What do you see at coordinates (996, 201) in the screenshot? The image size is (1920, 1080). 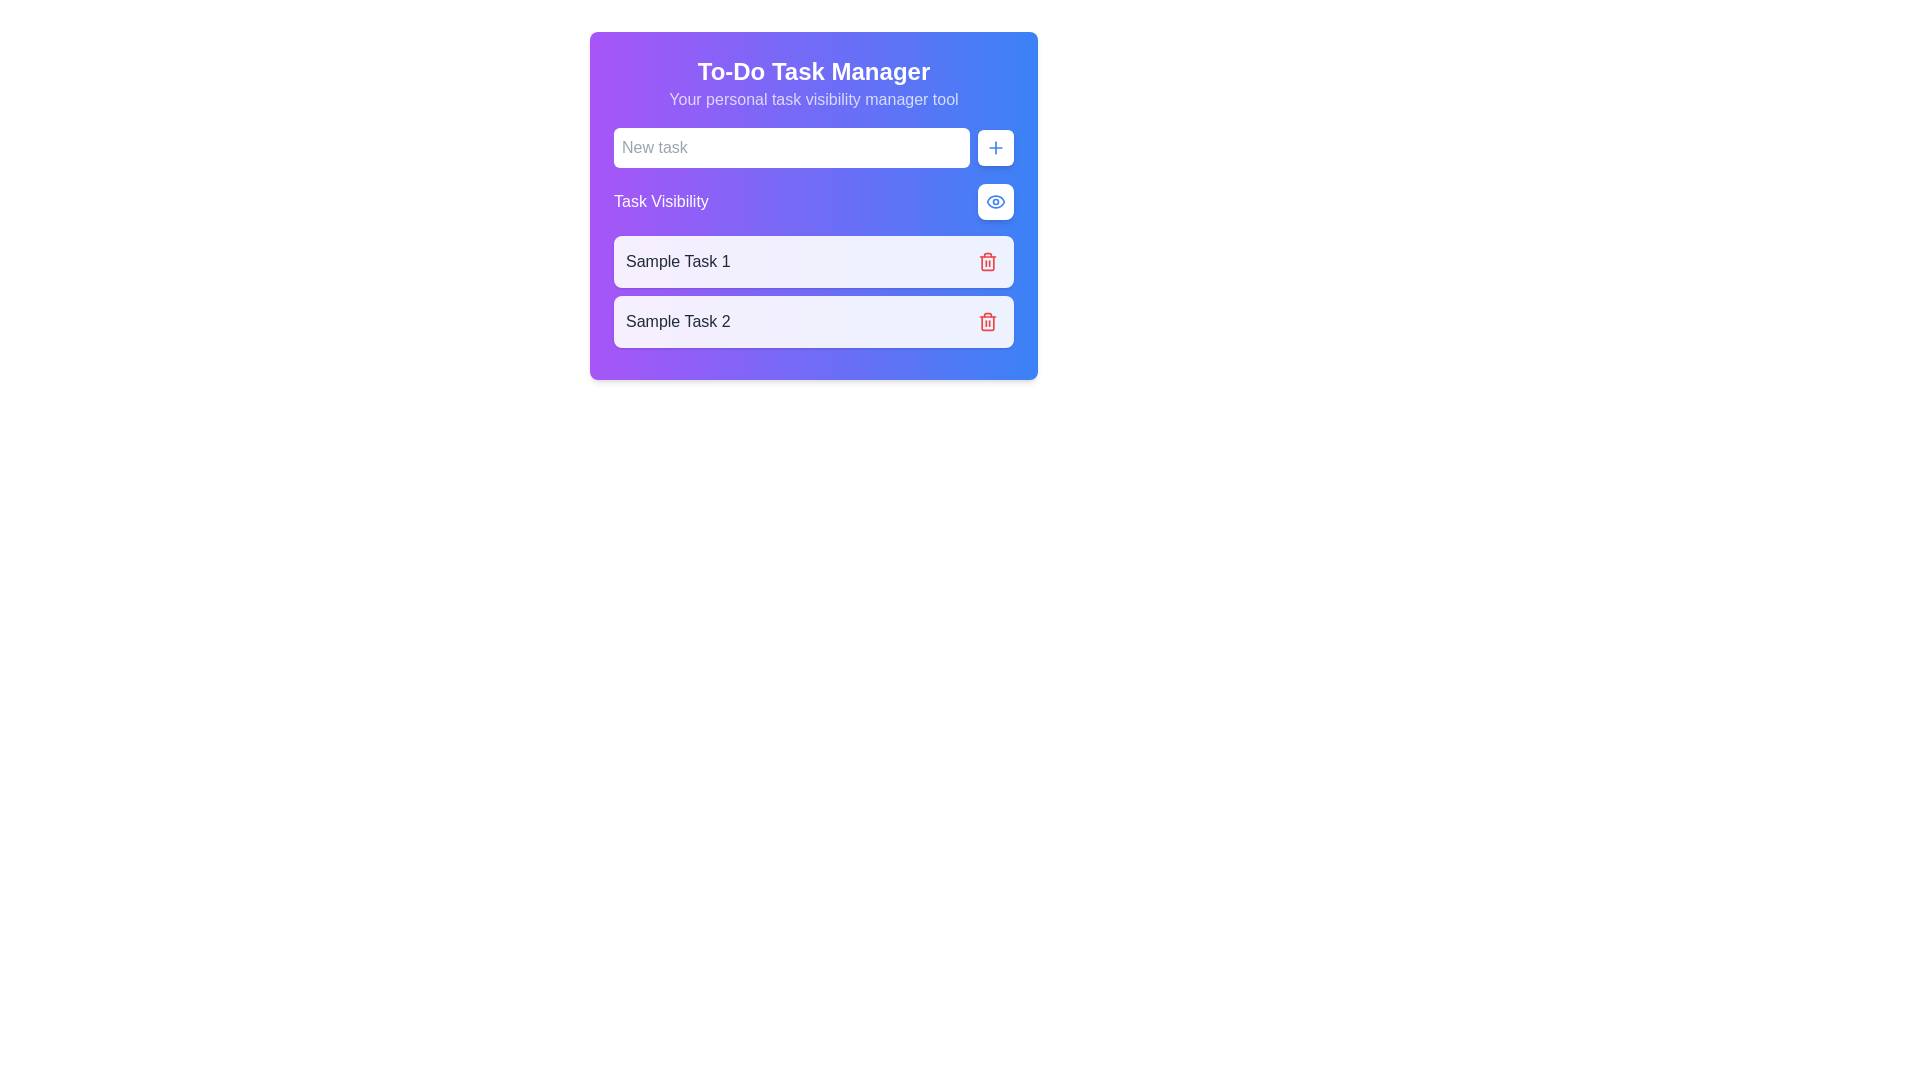 I see `the button with an icon that controls the visibility of tasks, located to the right of the 'Task Visibility' label` at bounding box center [996, 201].